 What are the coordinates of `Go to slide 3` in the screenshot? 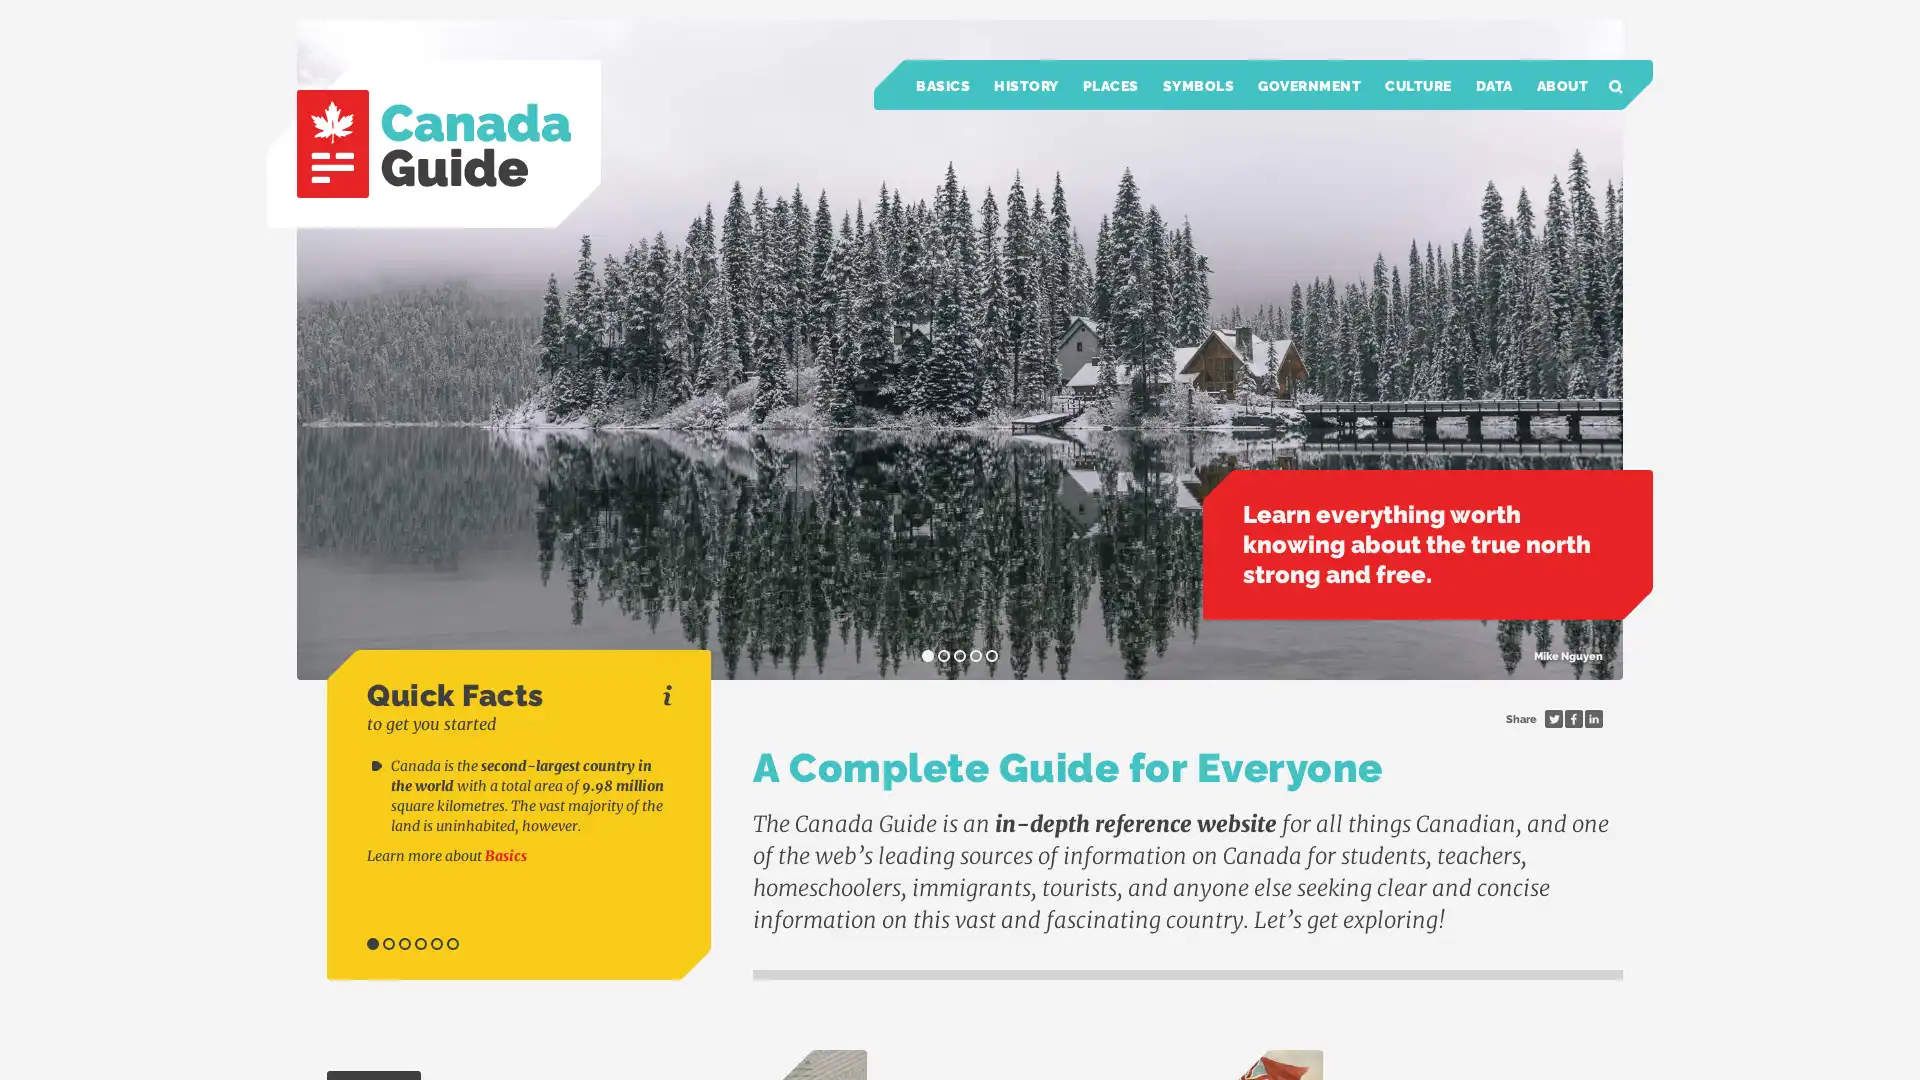 It's located at (403, 944).